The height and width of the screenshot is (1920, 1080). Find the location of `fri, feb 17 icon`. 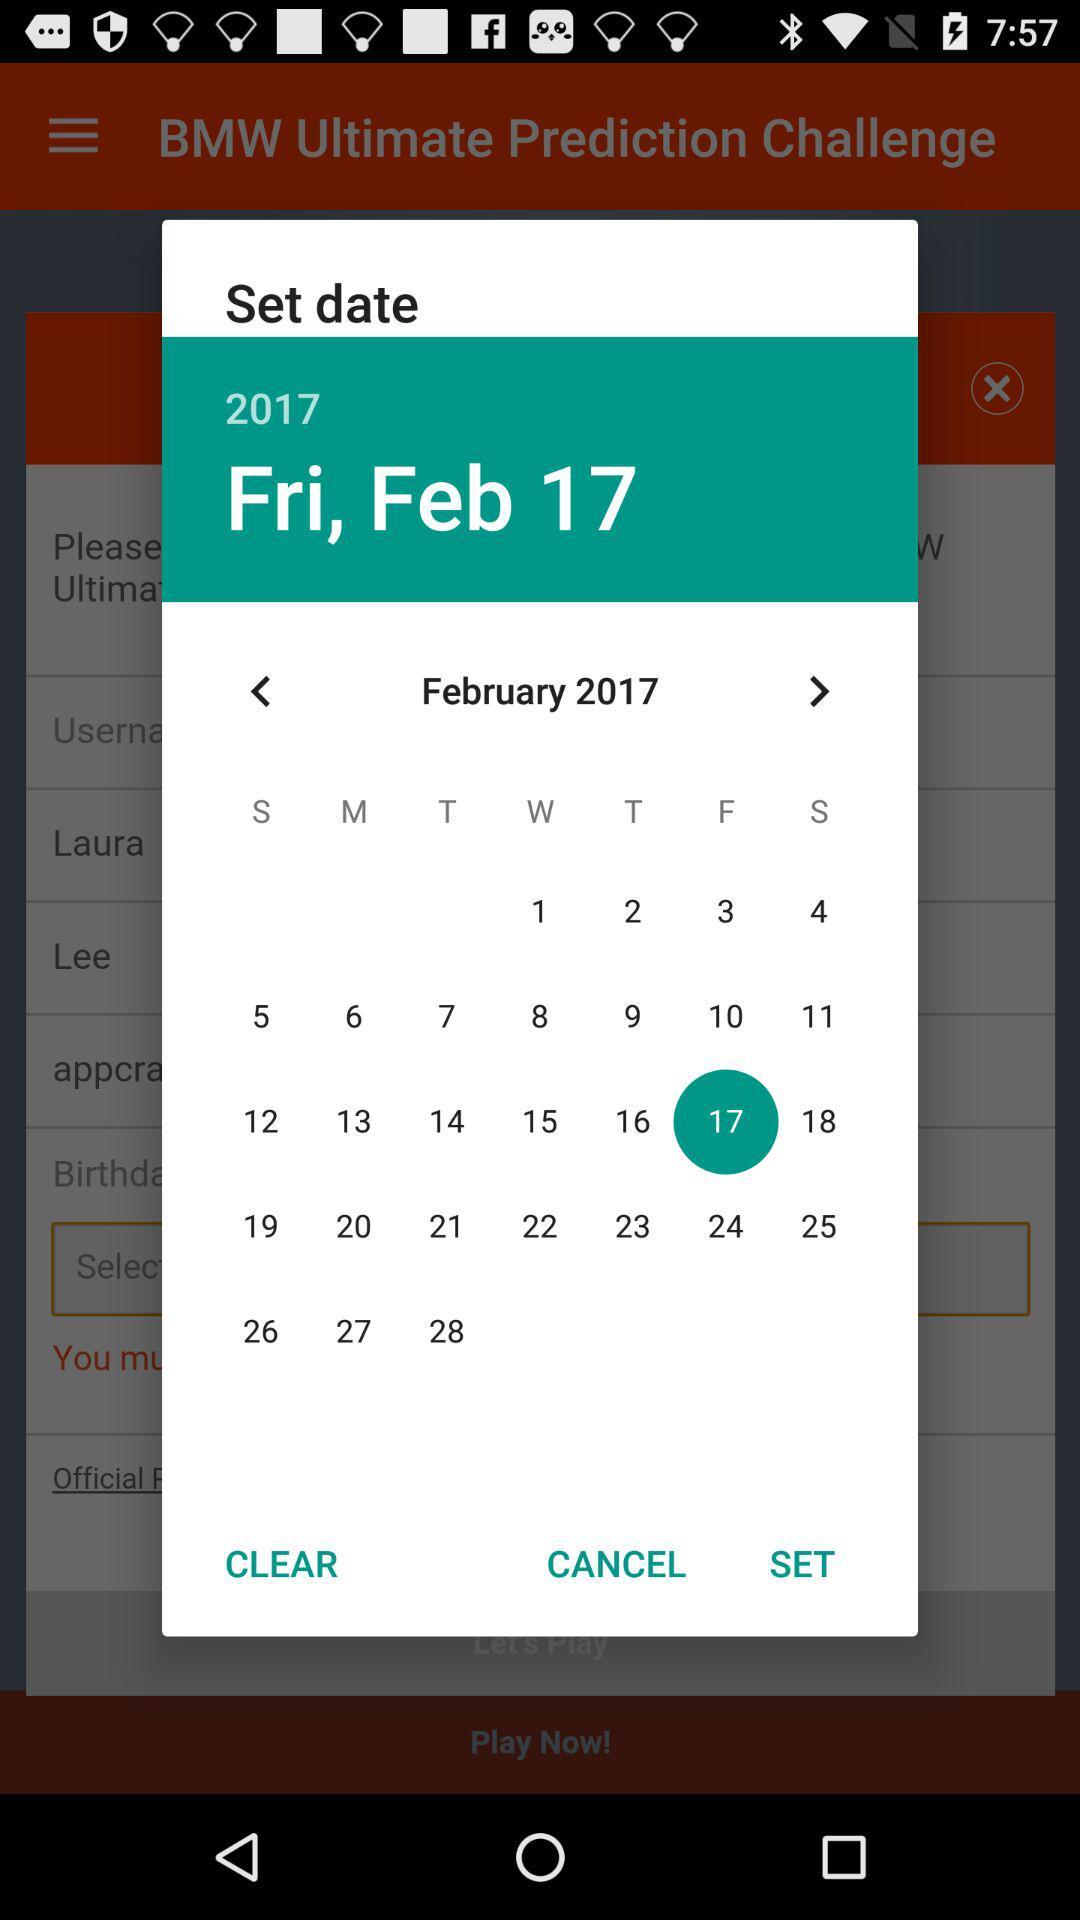

fri, feb 17 icon is located at coordinates (431, 495).